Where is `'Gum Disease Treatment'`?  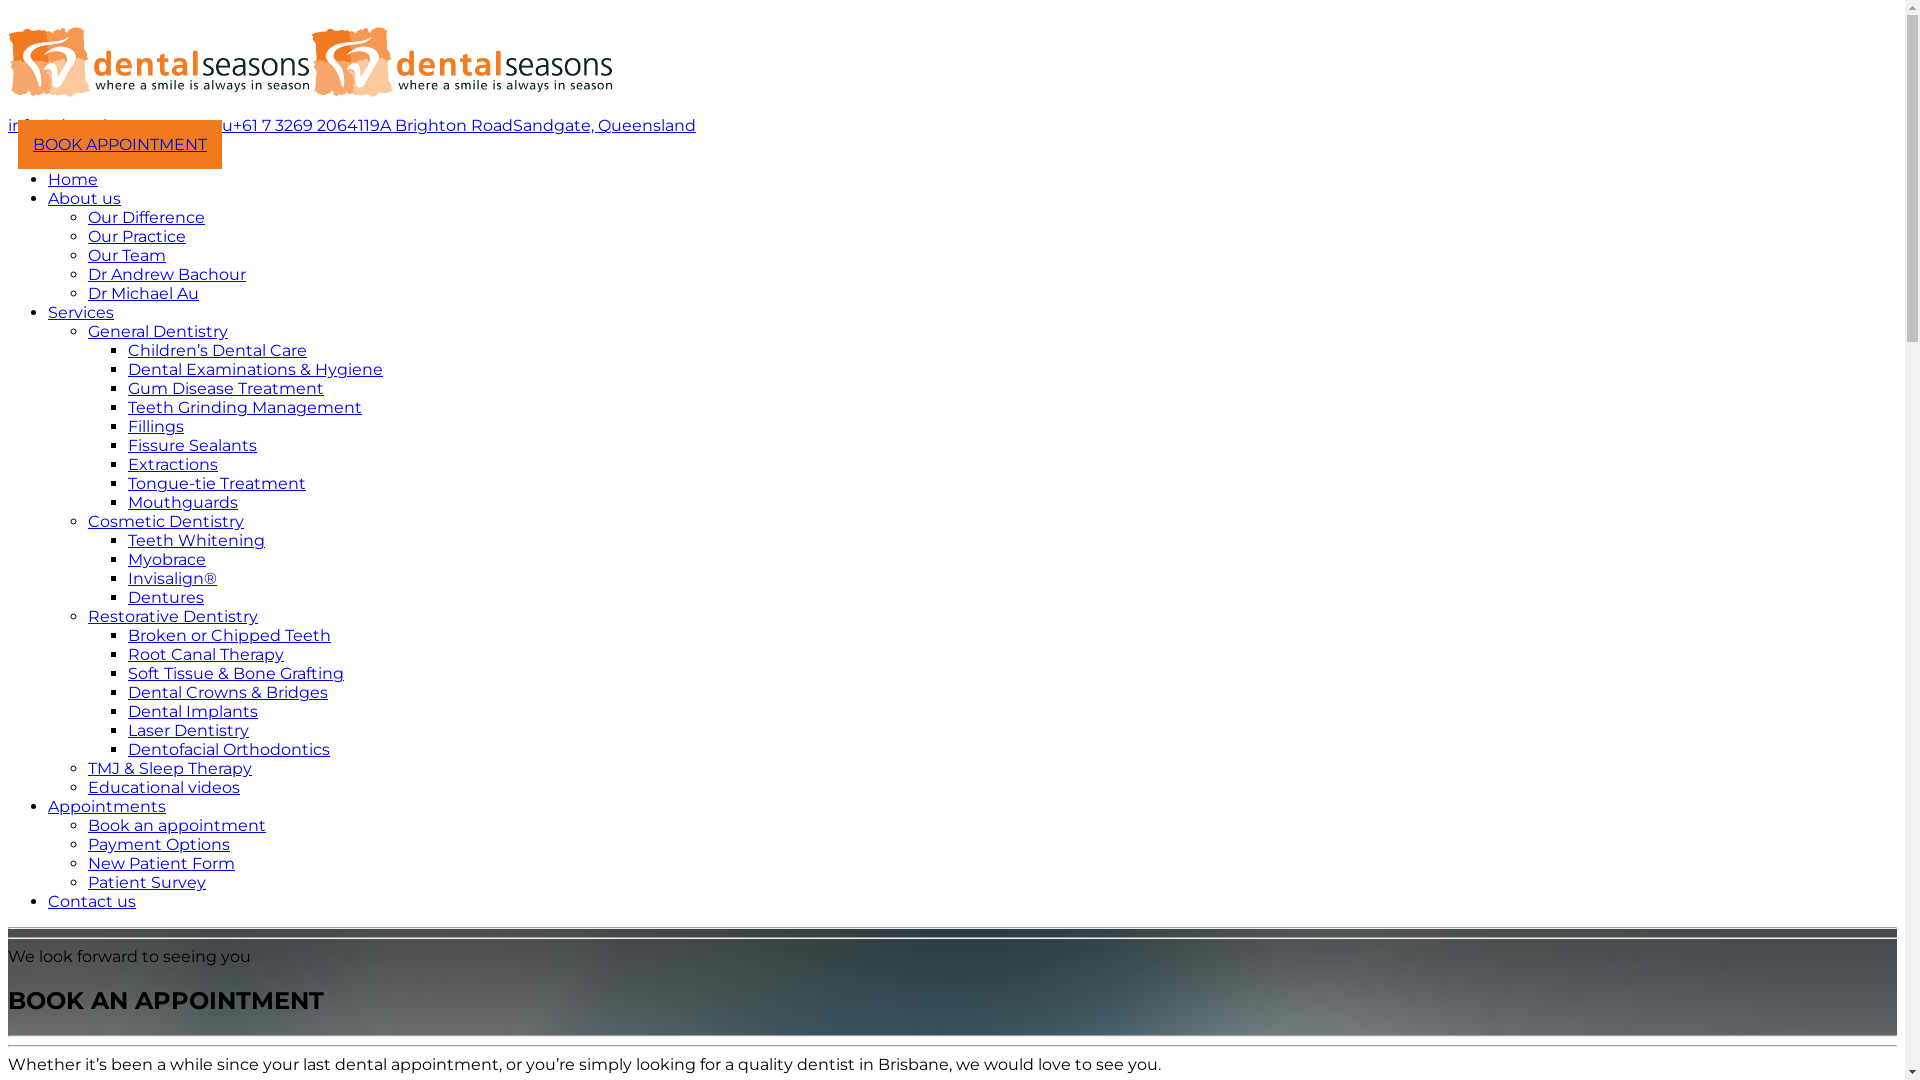 'Gum Disease Treatment' is located at coordinates (127, 388).